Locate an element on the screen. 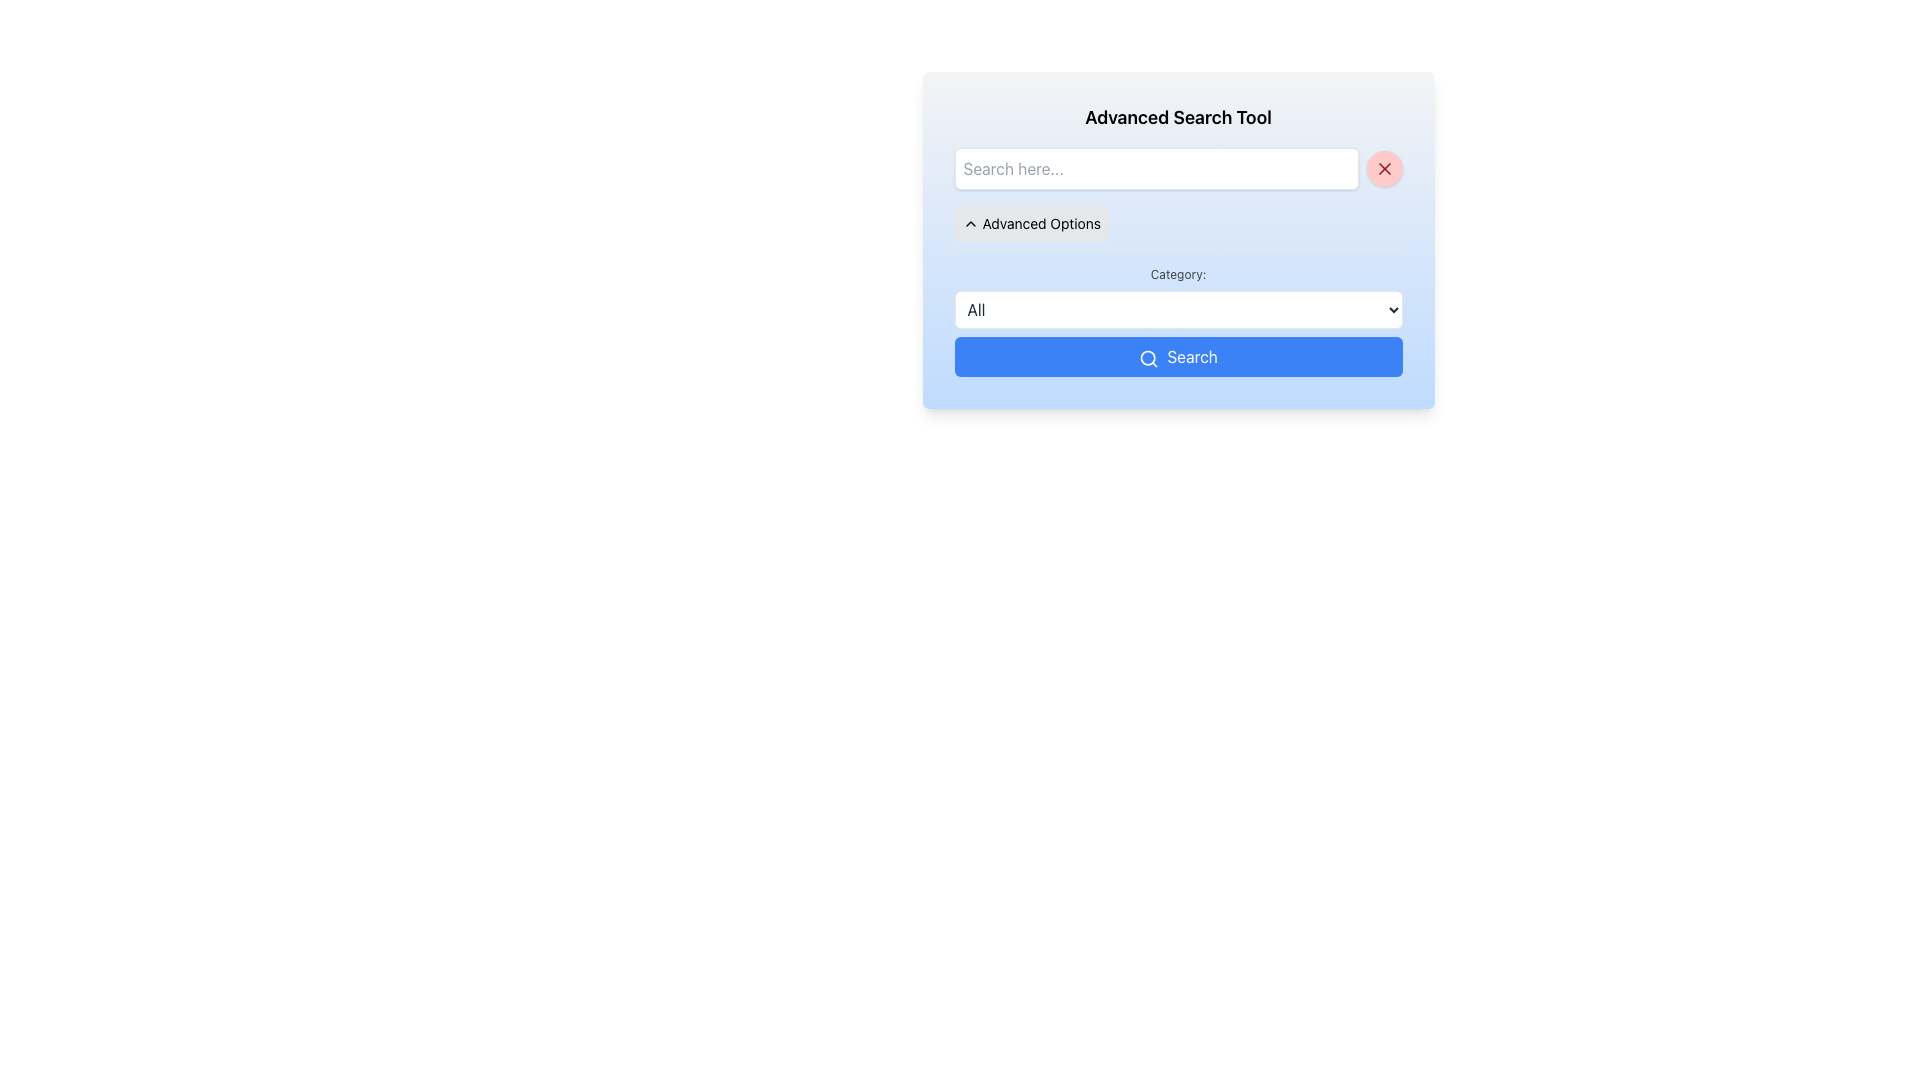  the small upward-facing chevron icon located in the 'Advanced Options' section is located at coordinates (970, 223).